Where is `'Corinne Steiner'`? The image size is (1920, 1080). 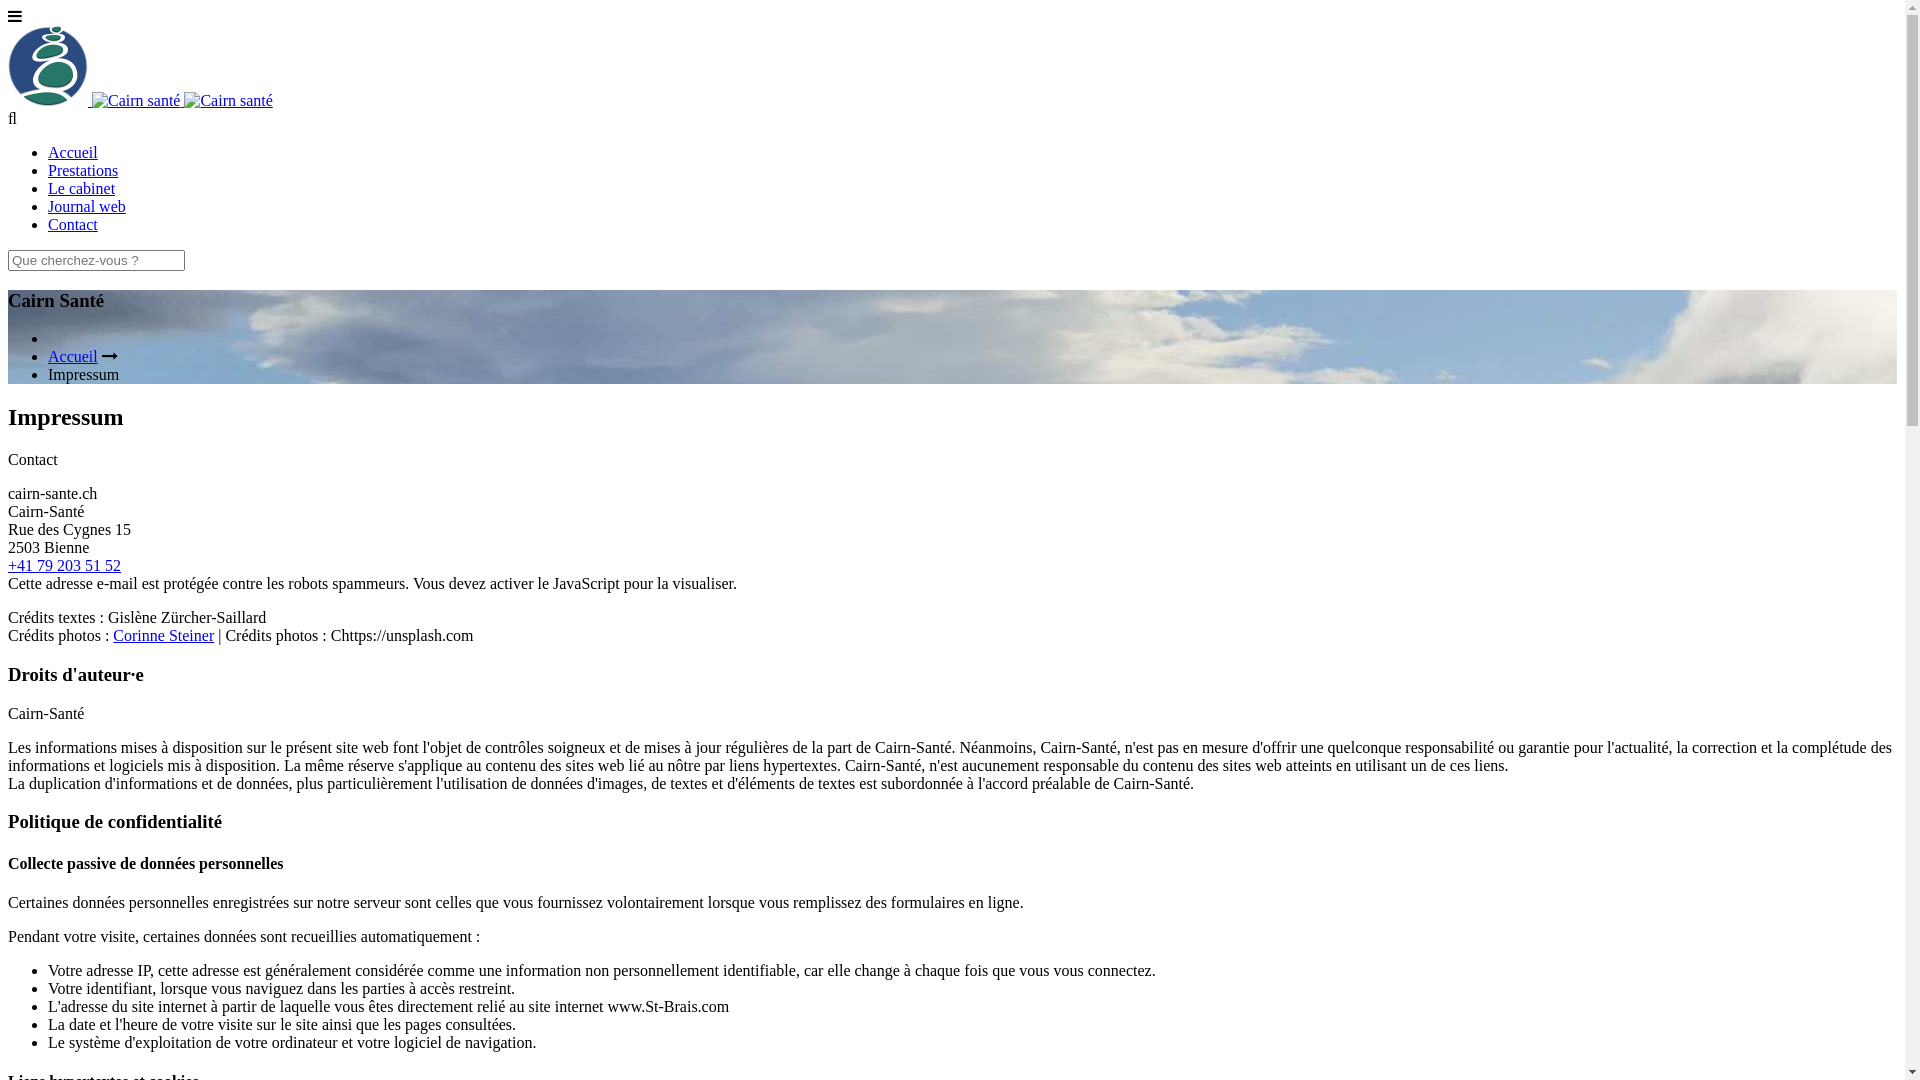
'Corinne Steiner' is located at coordinates (163, 635).